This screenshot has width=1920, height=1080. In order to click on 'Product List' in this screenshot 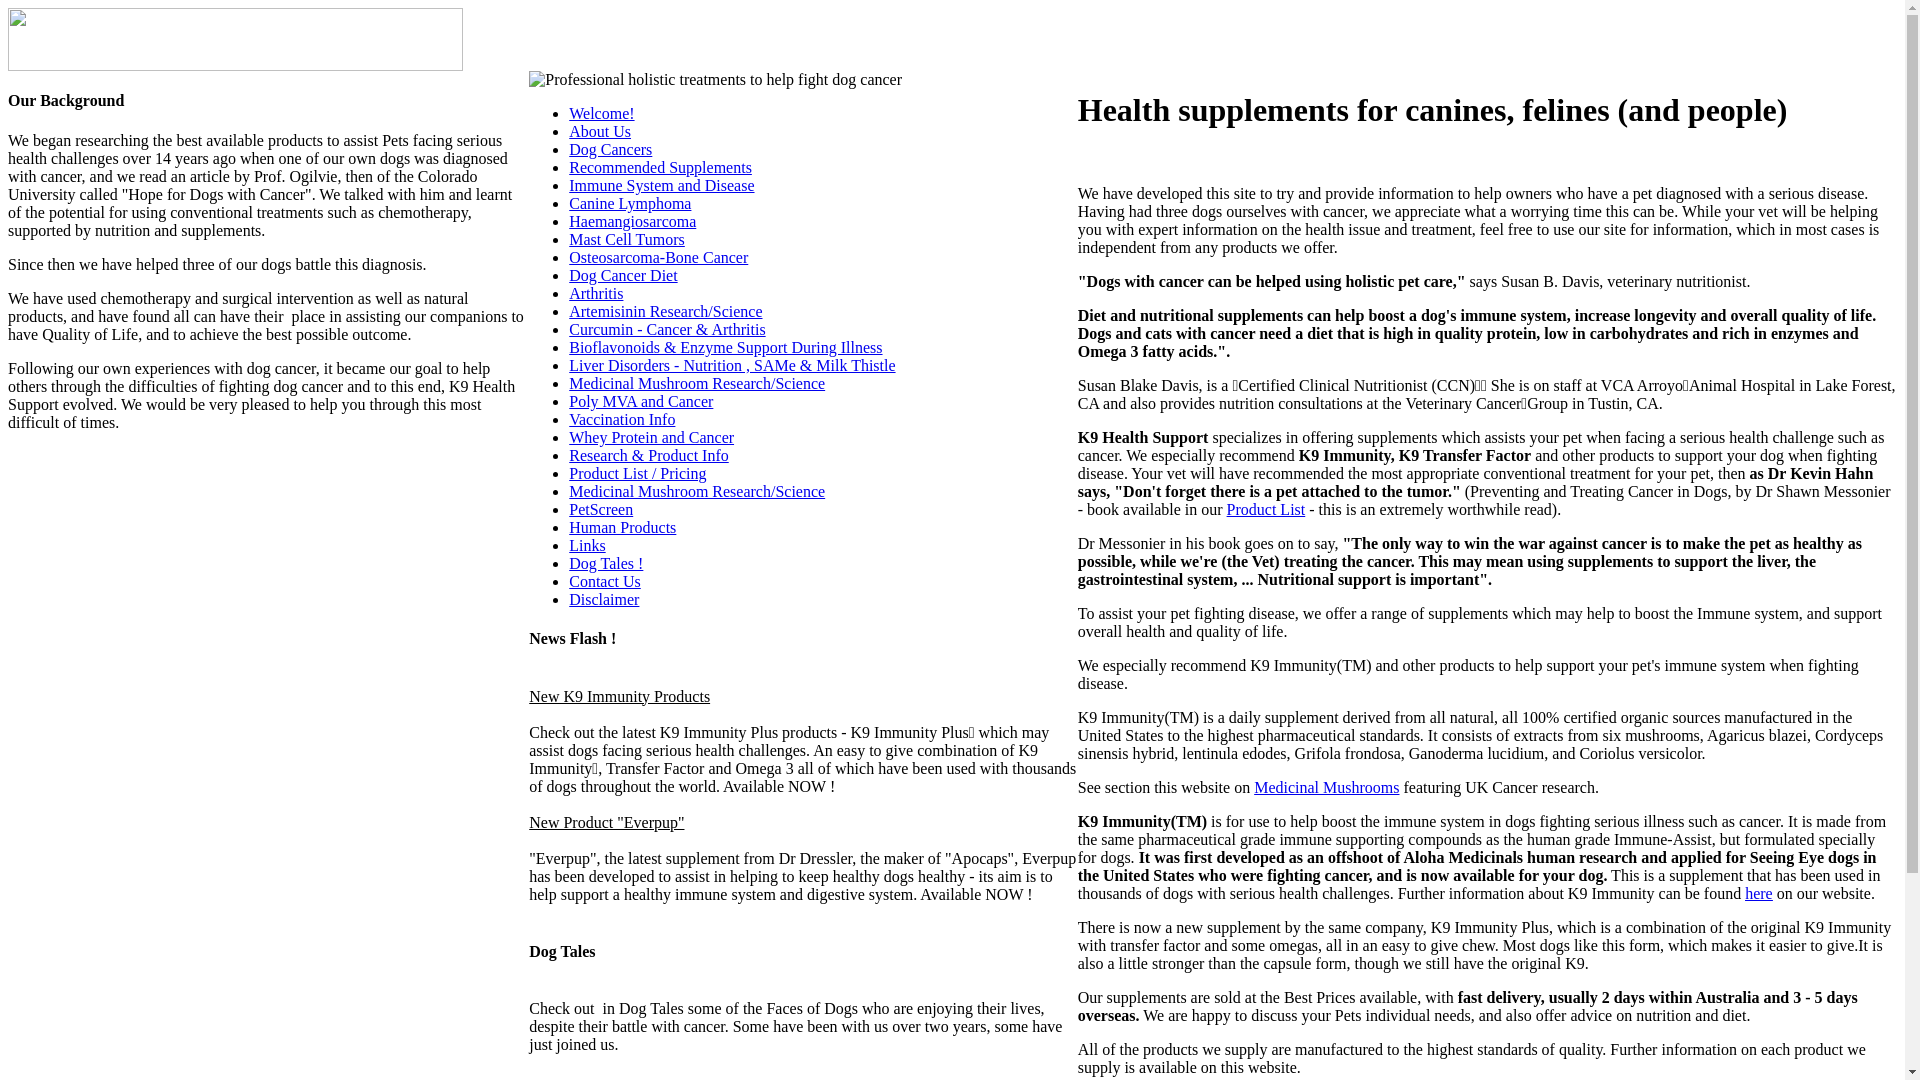, I will do `click(1265, 508)`.